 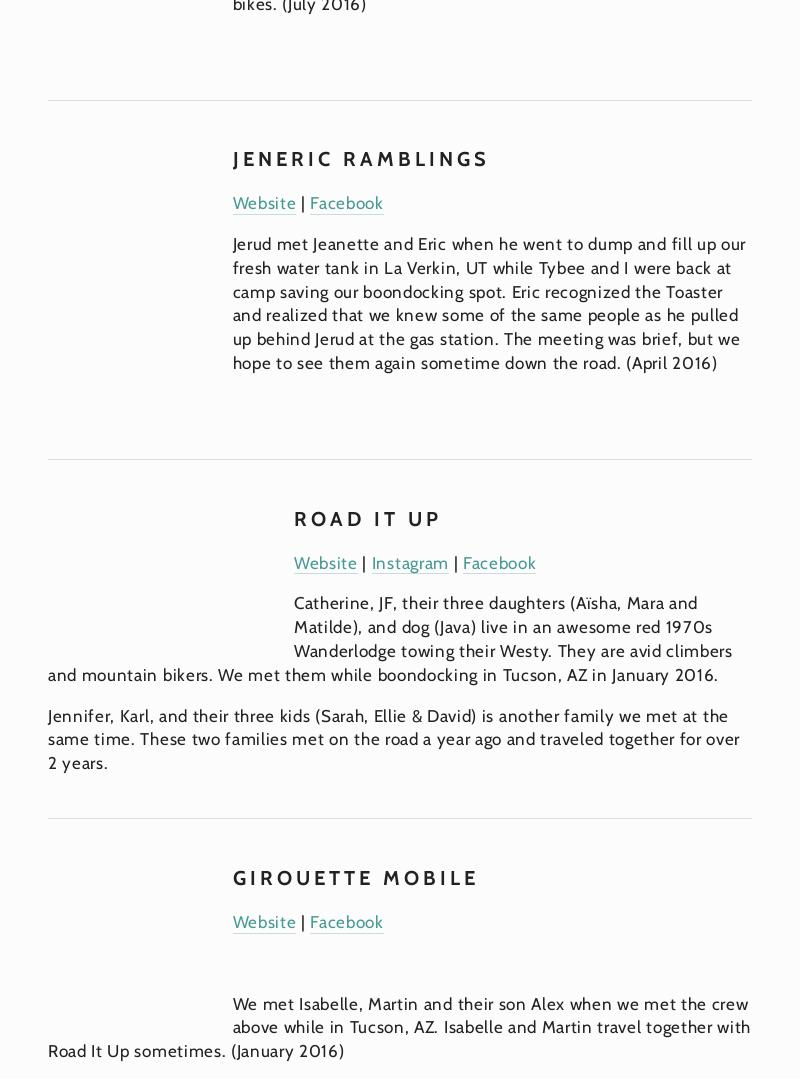 I want to click on 'Instagram', so click(x=409, y=561).